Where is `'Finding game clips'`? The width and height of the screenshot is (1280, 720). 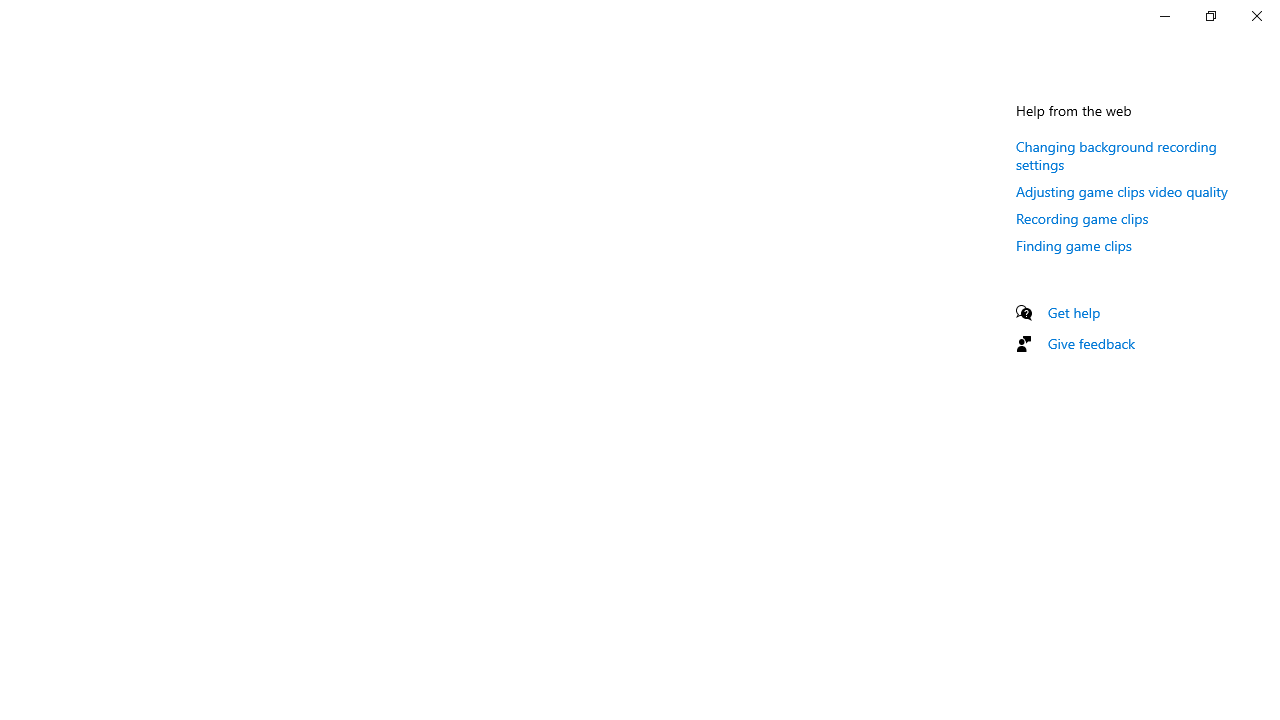
'Finding game clips' is located at coordinates (1072, 244).